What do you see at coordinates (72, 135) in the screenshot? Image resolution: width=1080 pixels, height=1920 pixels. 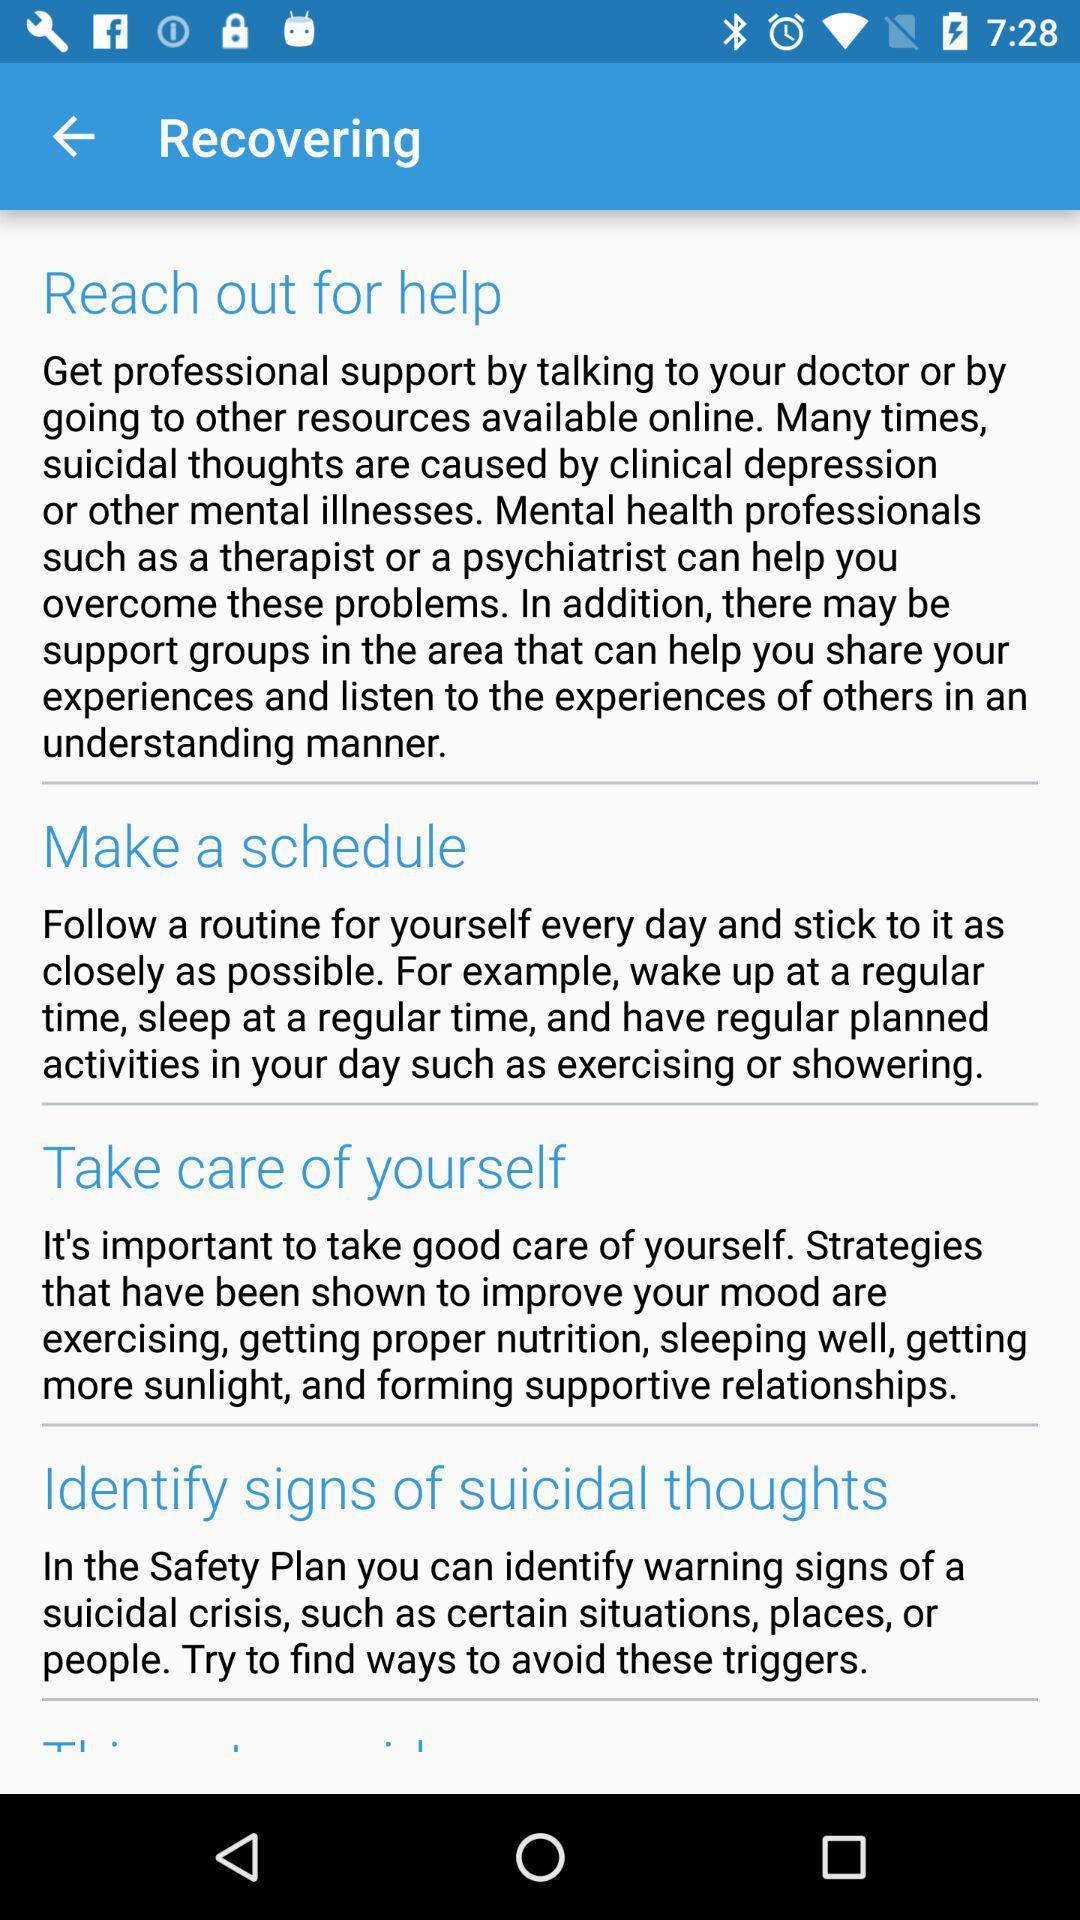 I see `the app to the left of the recovering item` at bounding box center [72, 135].